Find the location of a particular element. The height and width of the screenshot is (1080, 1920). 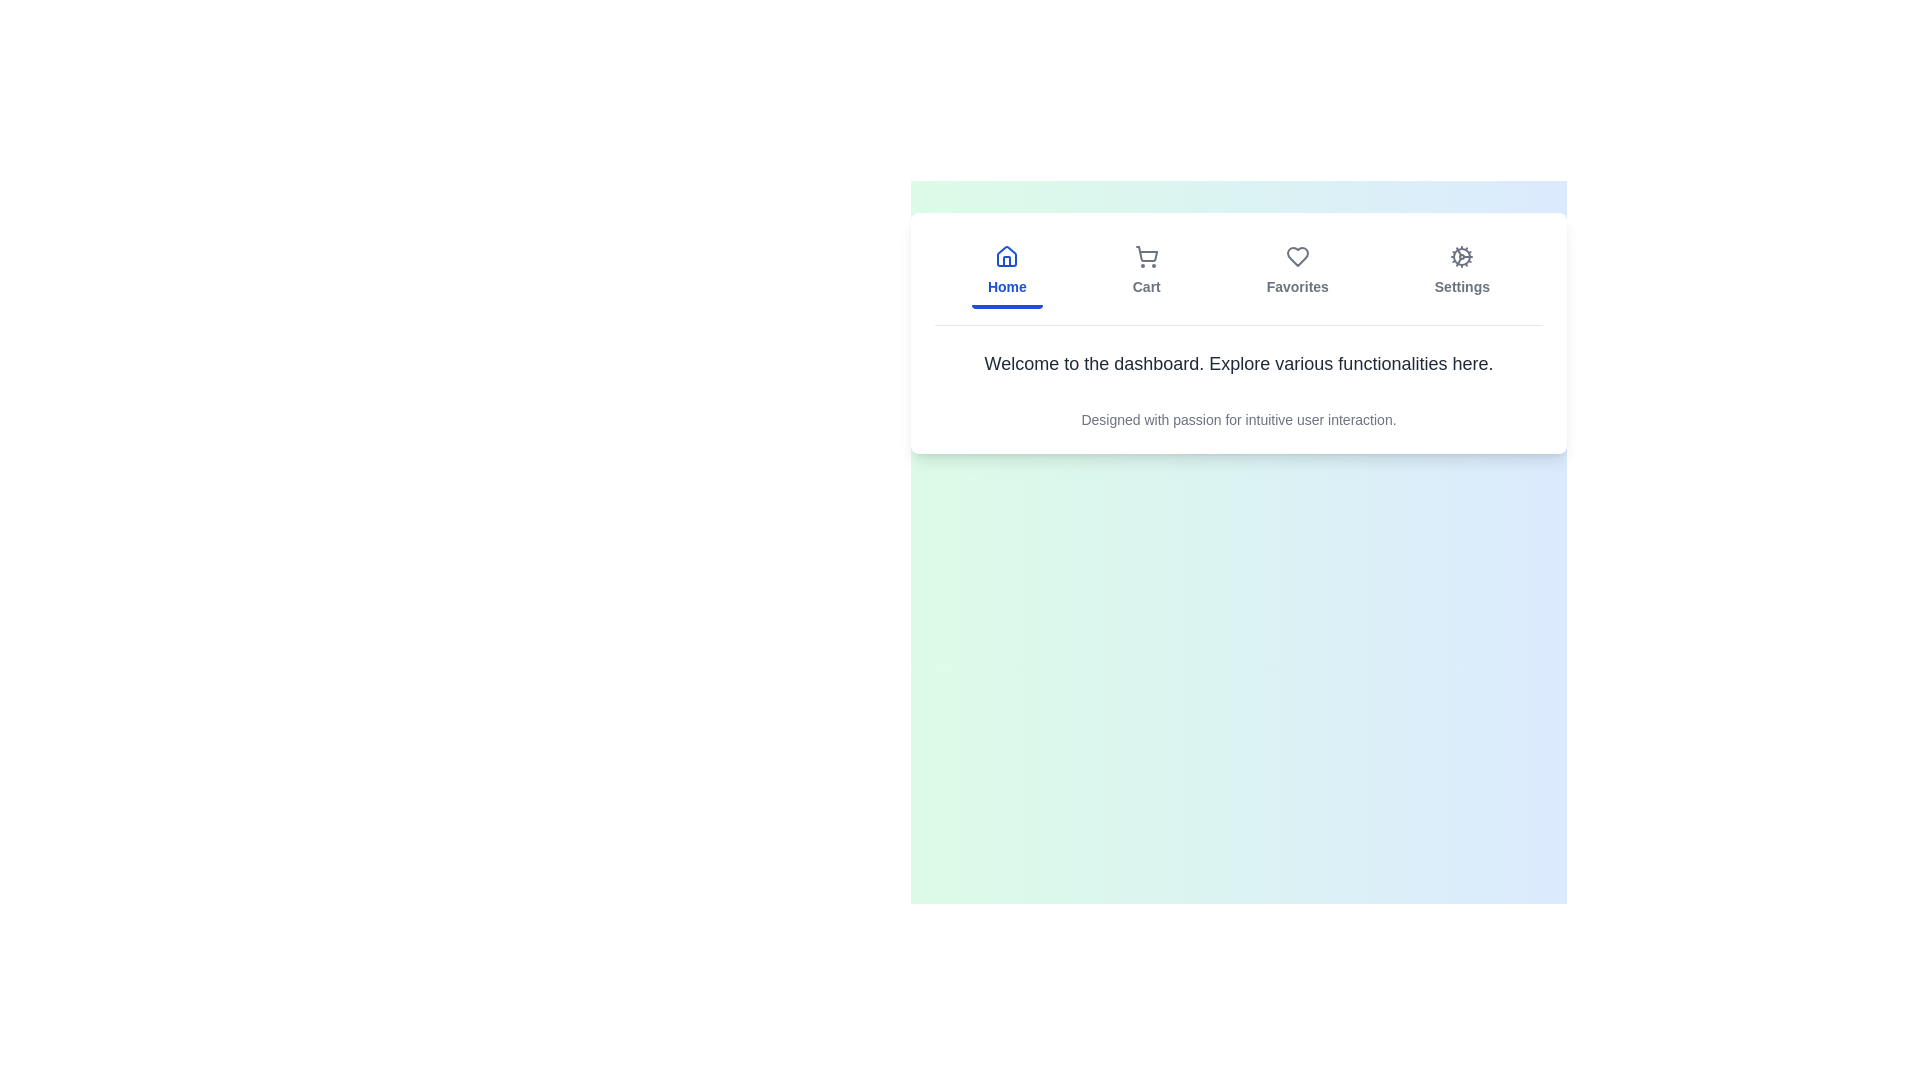

the 'Home' text label, which is a blue, bold font label located at the bottom of the Home tab section, directly below the house icon is located at coordinates (1007, 286).